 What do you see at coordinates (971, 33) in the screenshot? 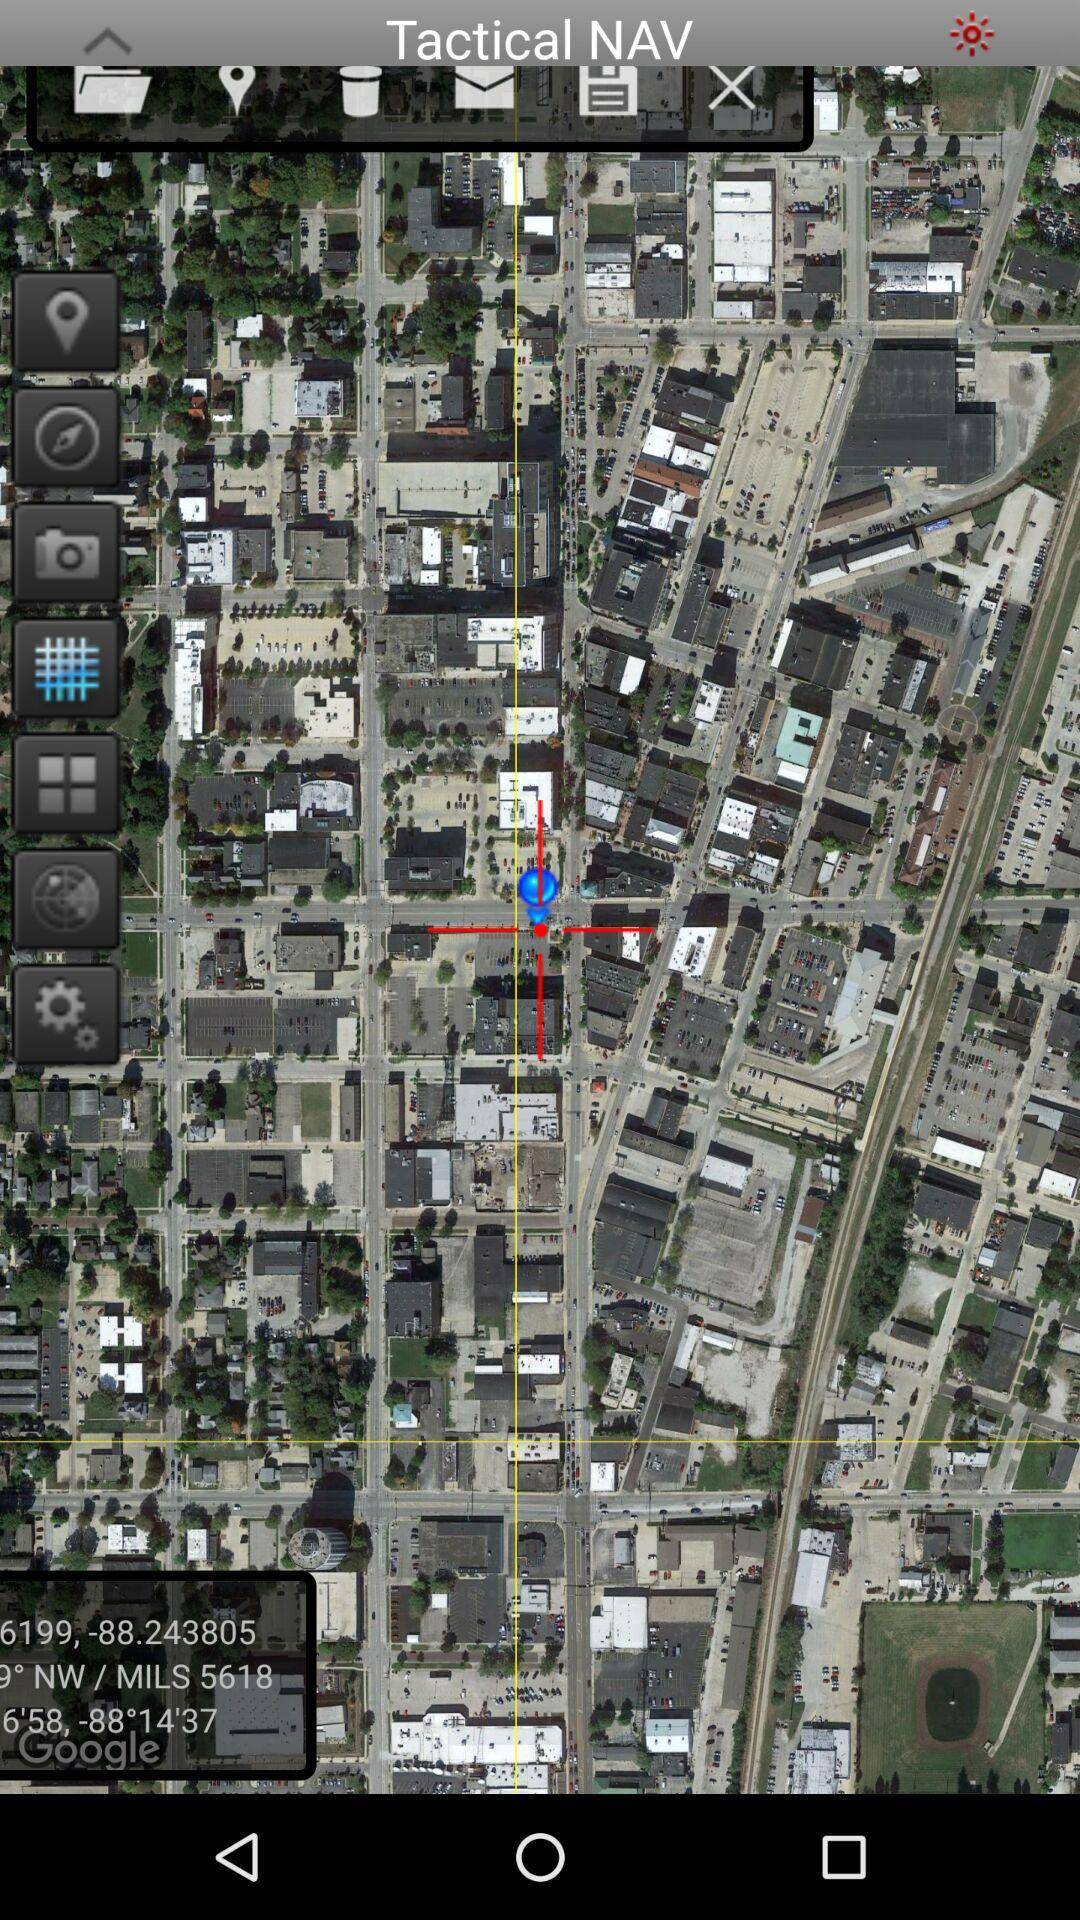
I see `dark theme option` at bounding box center [971, 33].